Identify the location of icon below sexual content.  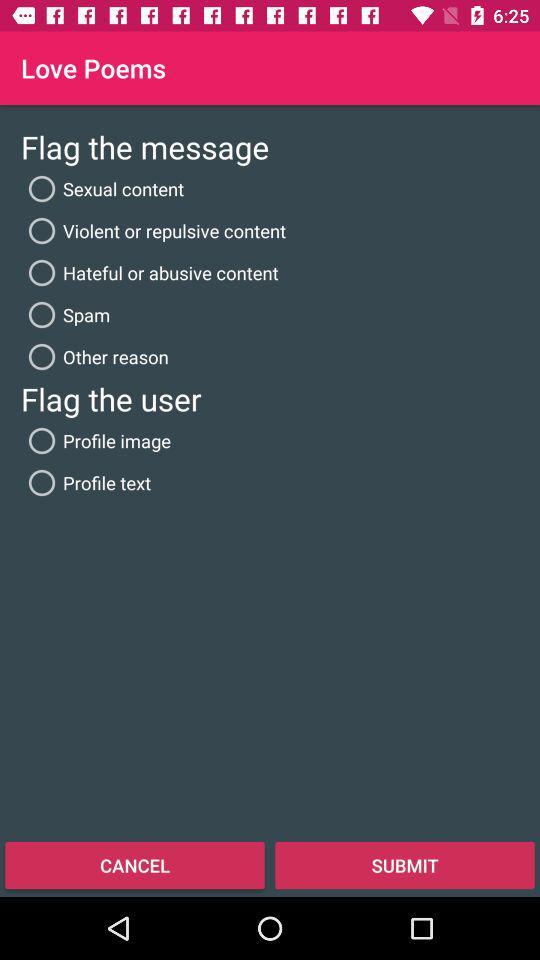
(152, 230).